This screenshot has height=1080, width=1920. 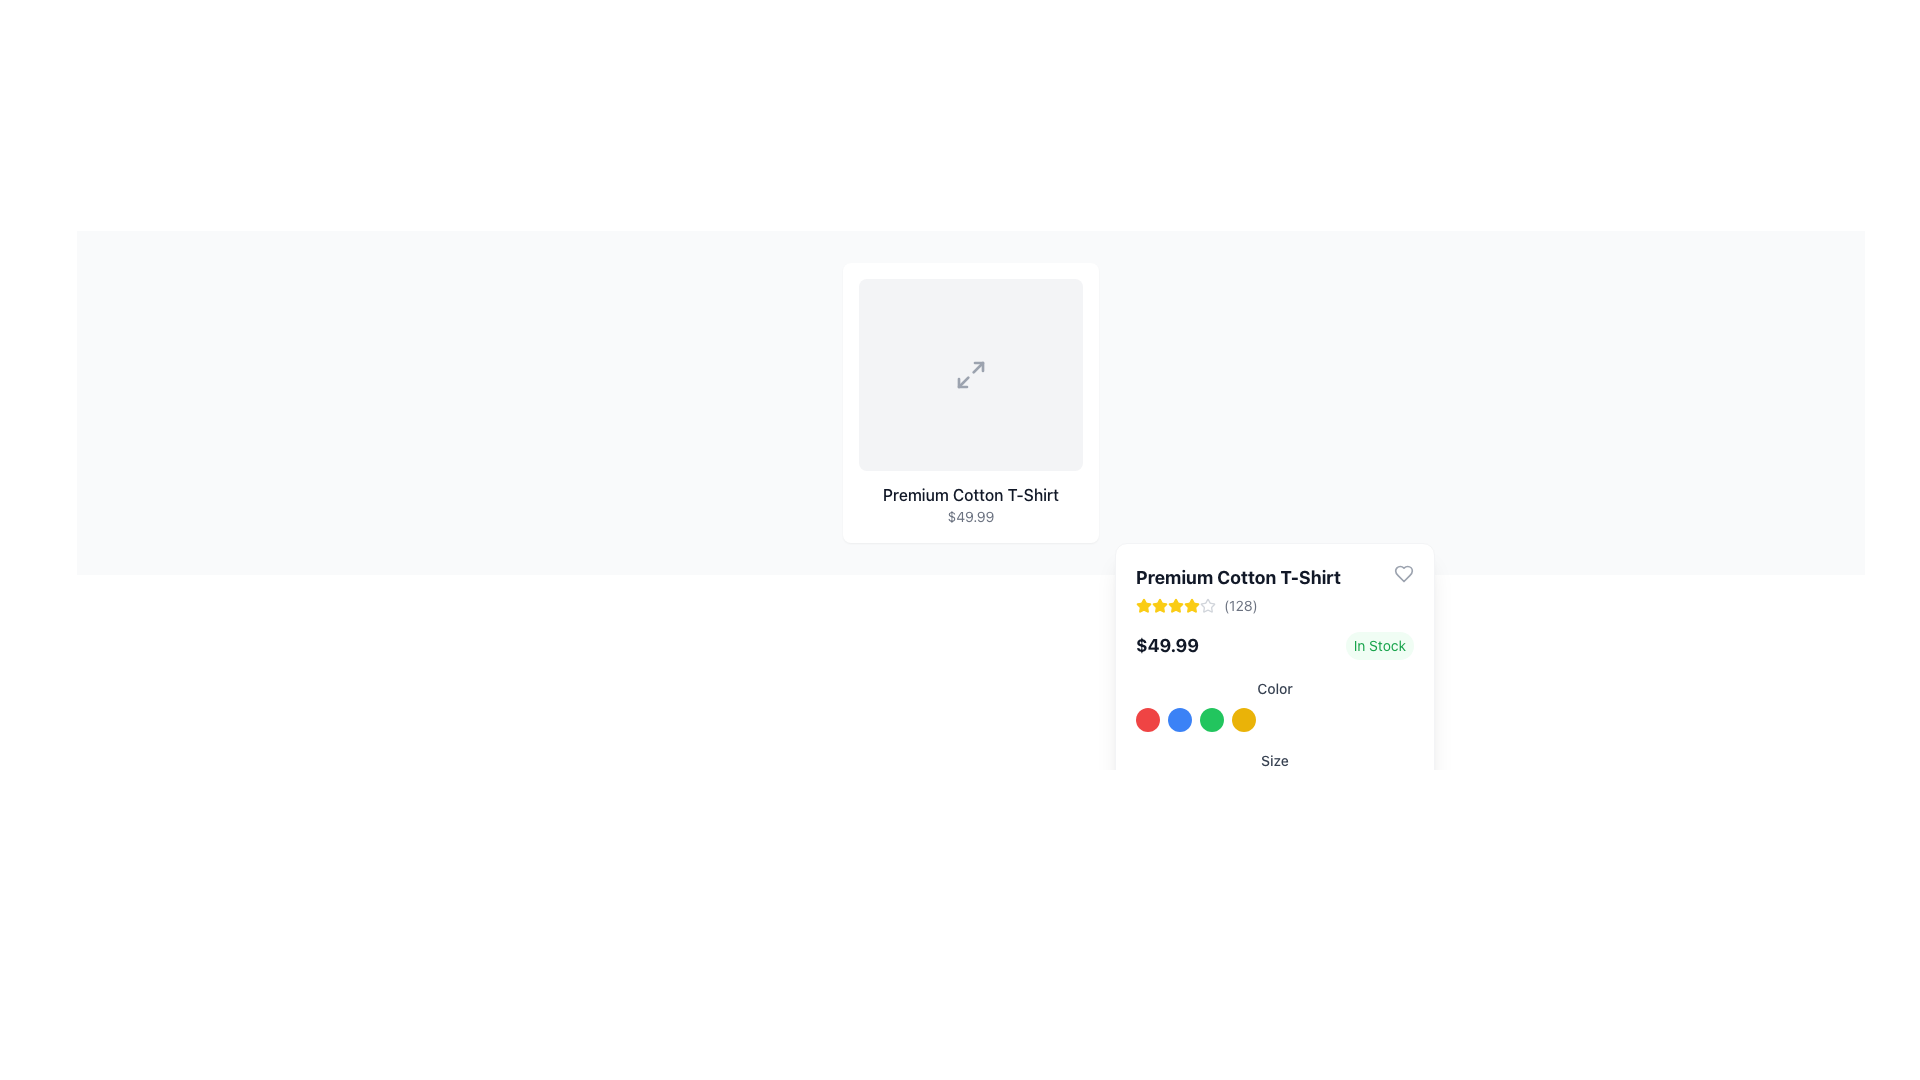 What do you see at coordinates (970, 374) in the screenshot?
I see `the image placeholder at the top-center of the 'Premium Cotton T-Shirt $49.99' card to enlarge the image` at bounding box center [970, 374].